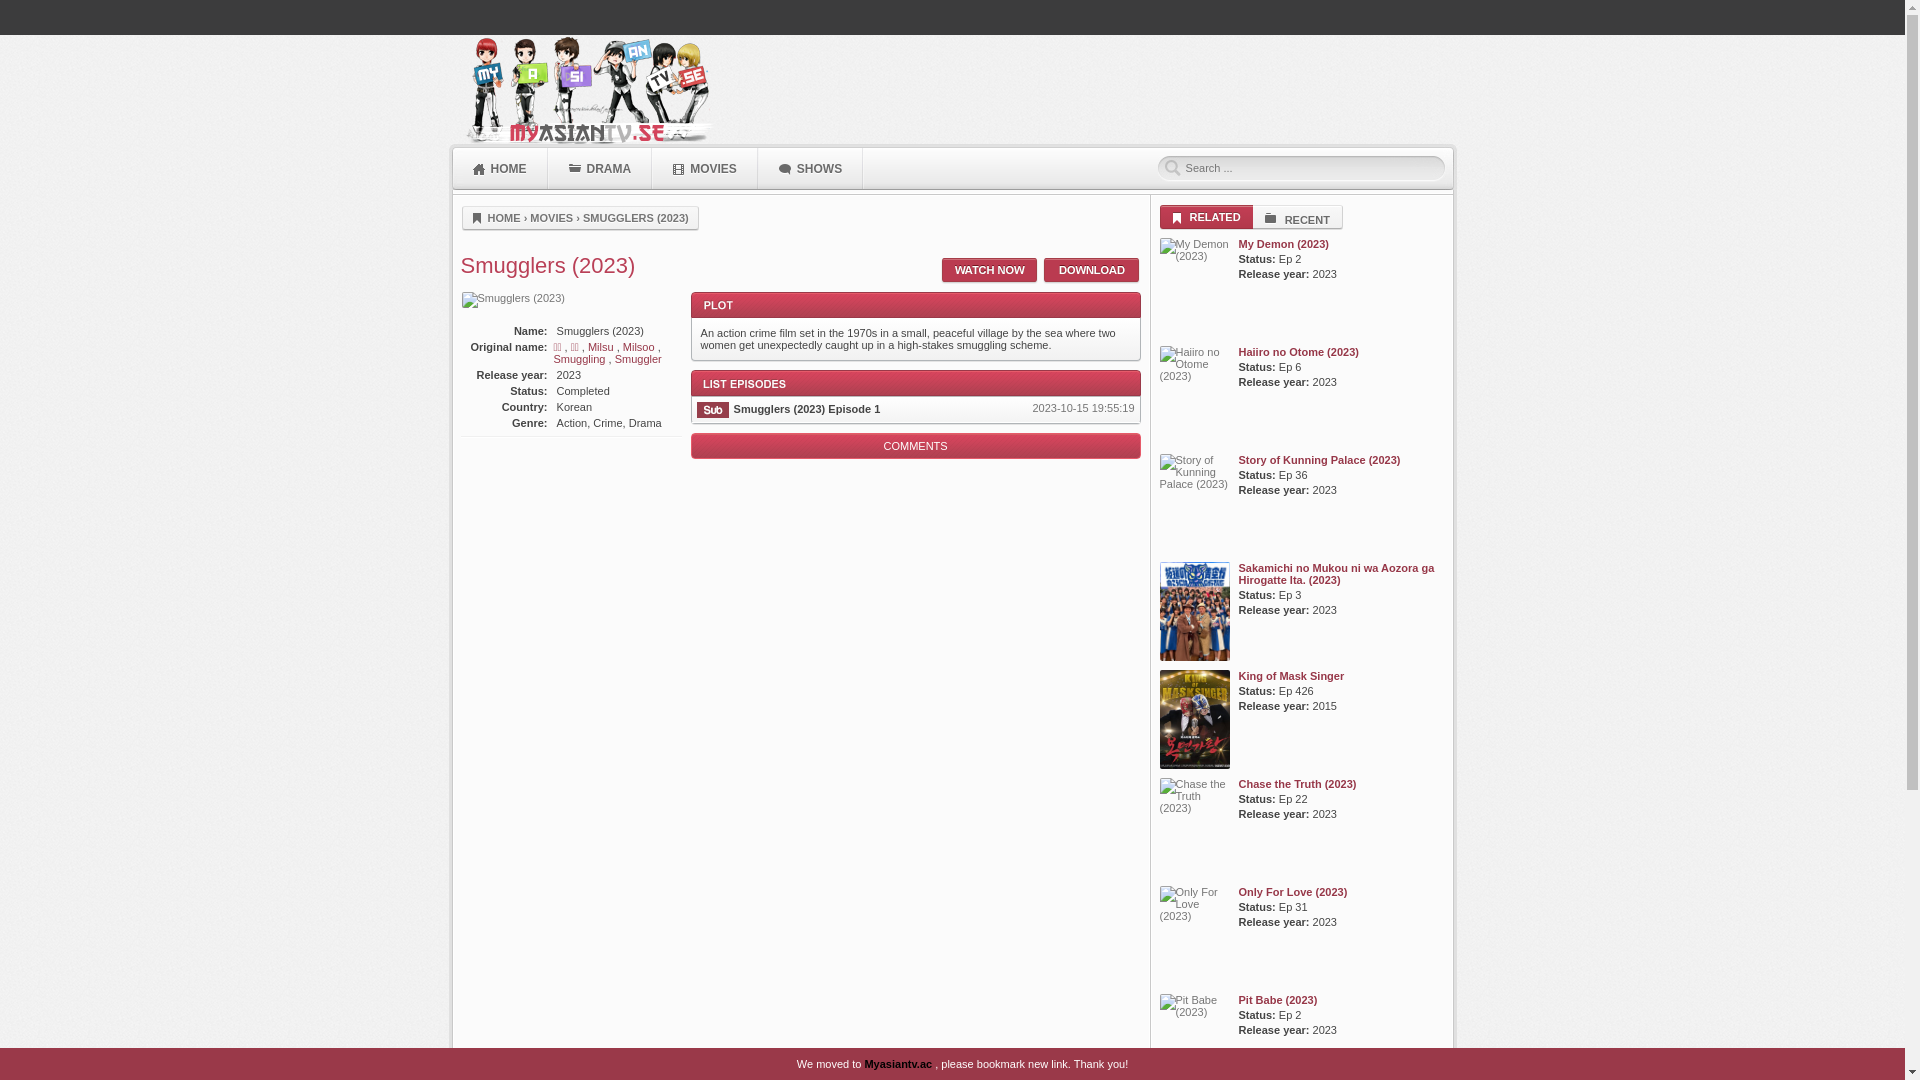  I want to click on 'Story of Kunning Palace (2023)', so click(1319, 459).